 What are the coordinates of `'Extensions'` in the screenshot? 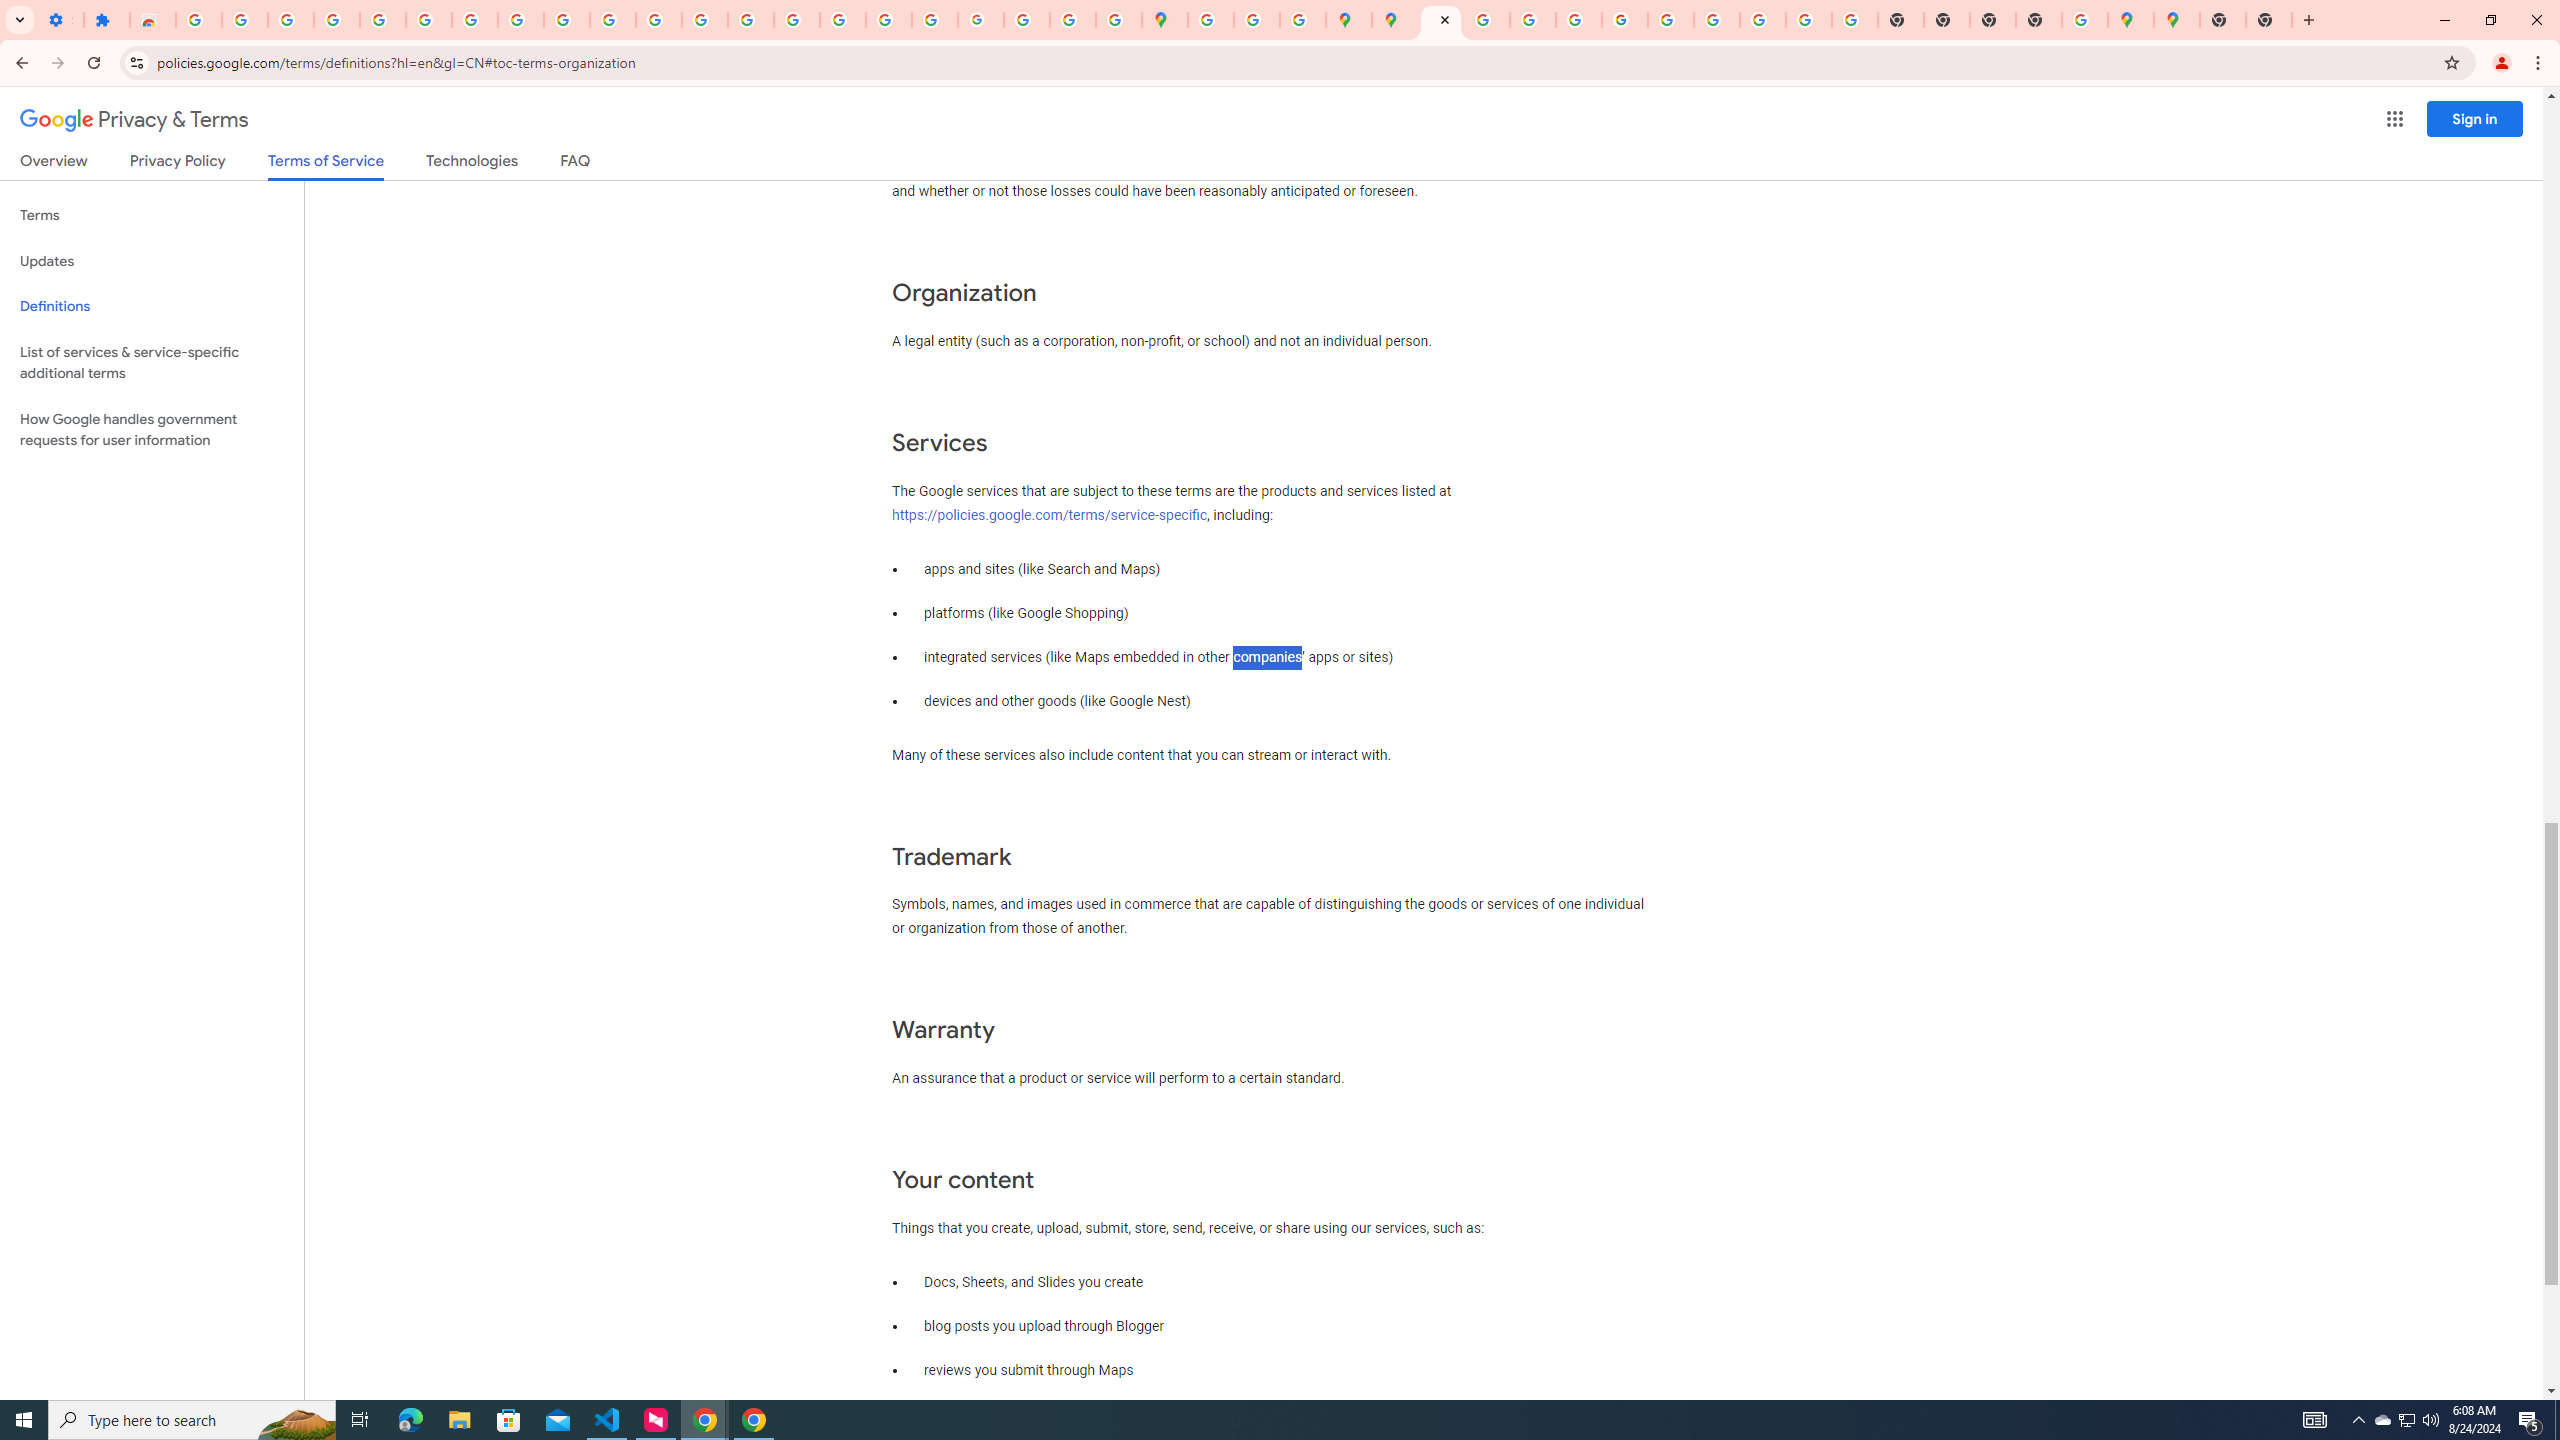 It's located at (105, 19).